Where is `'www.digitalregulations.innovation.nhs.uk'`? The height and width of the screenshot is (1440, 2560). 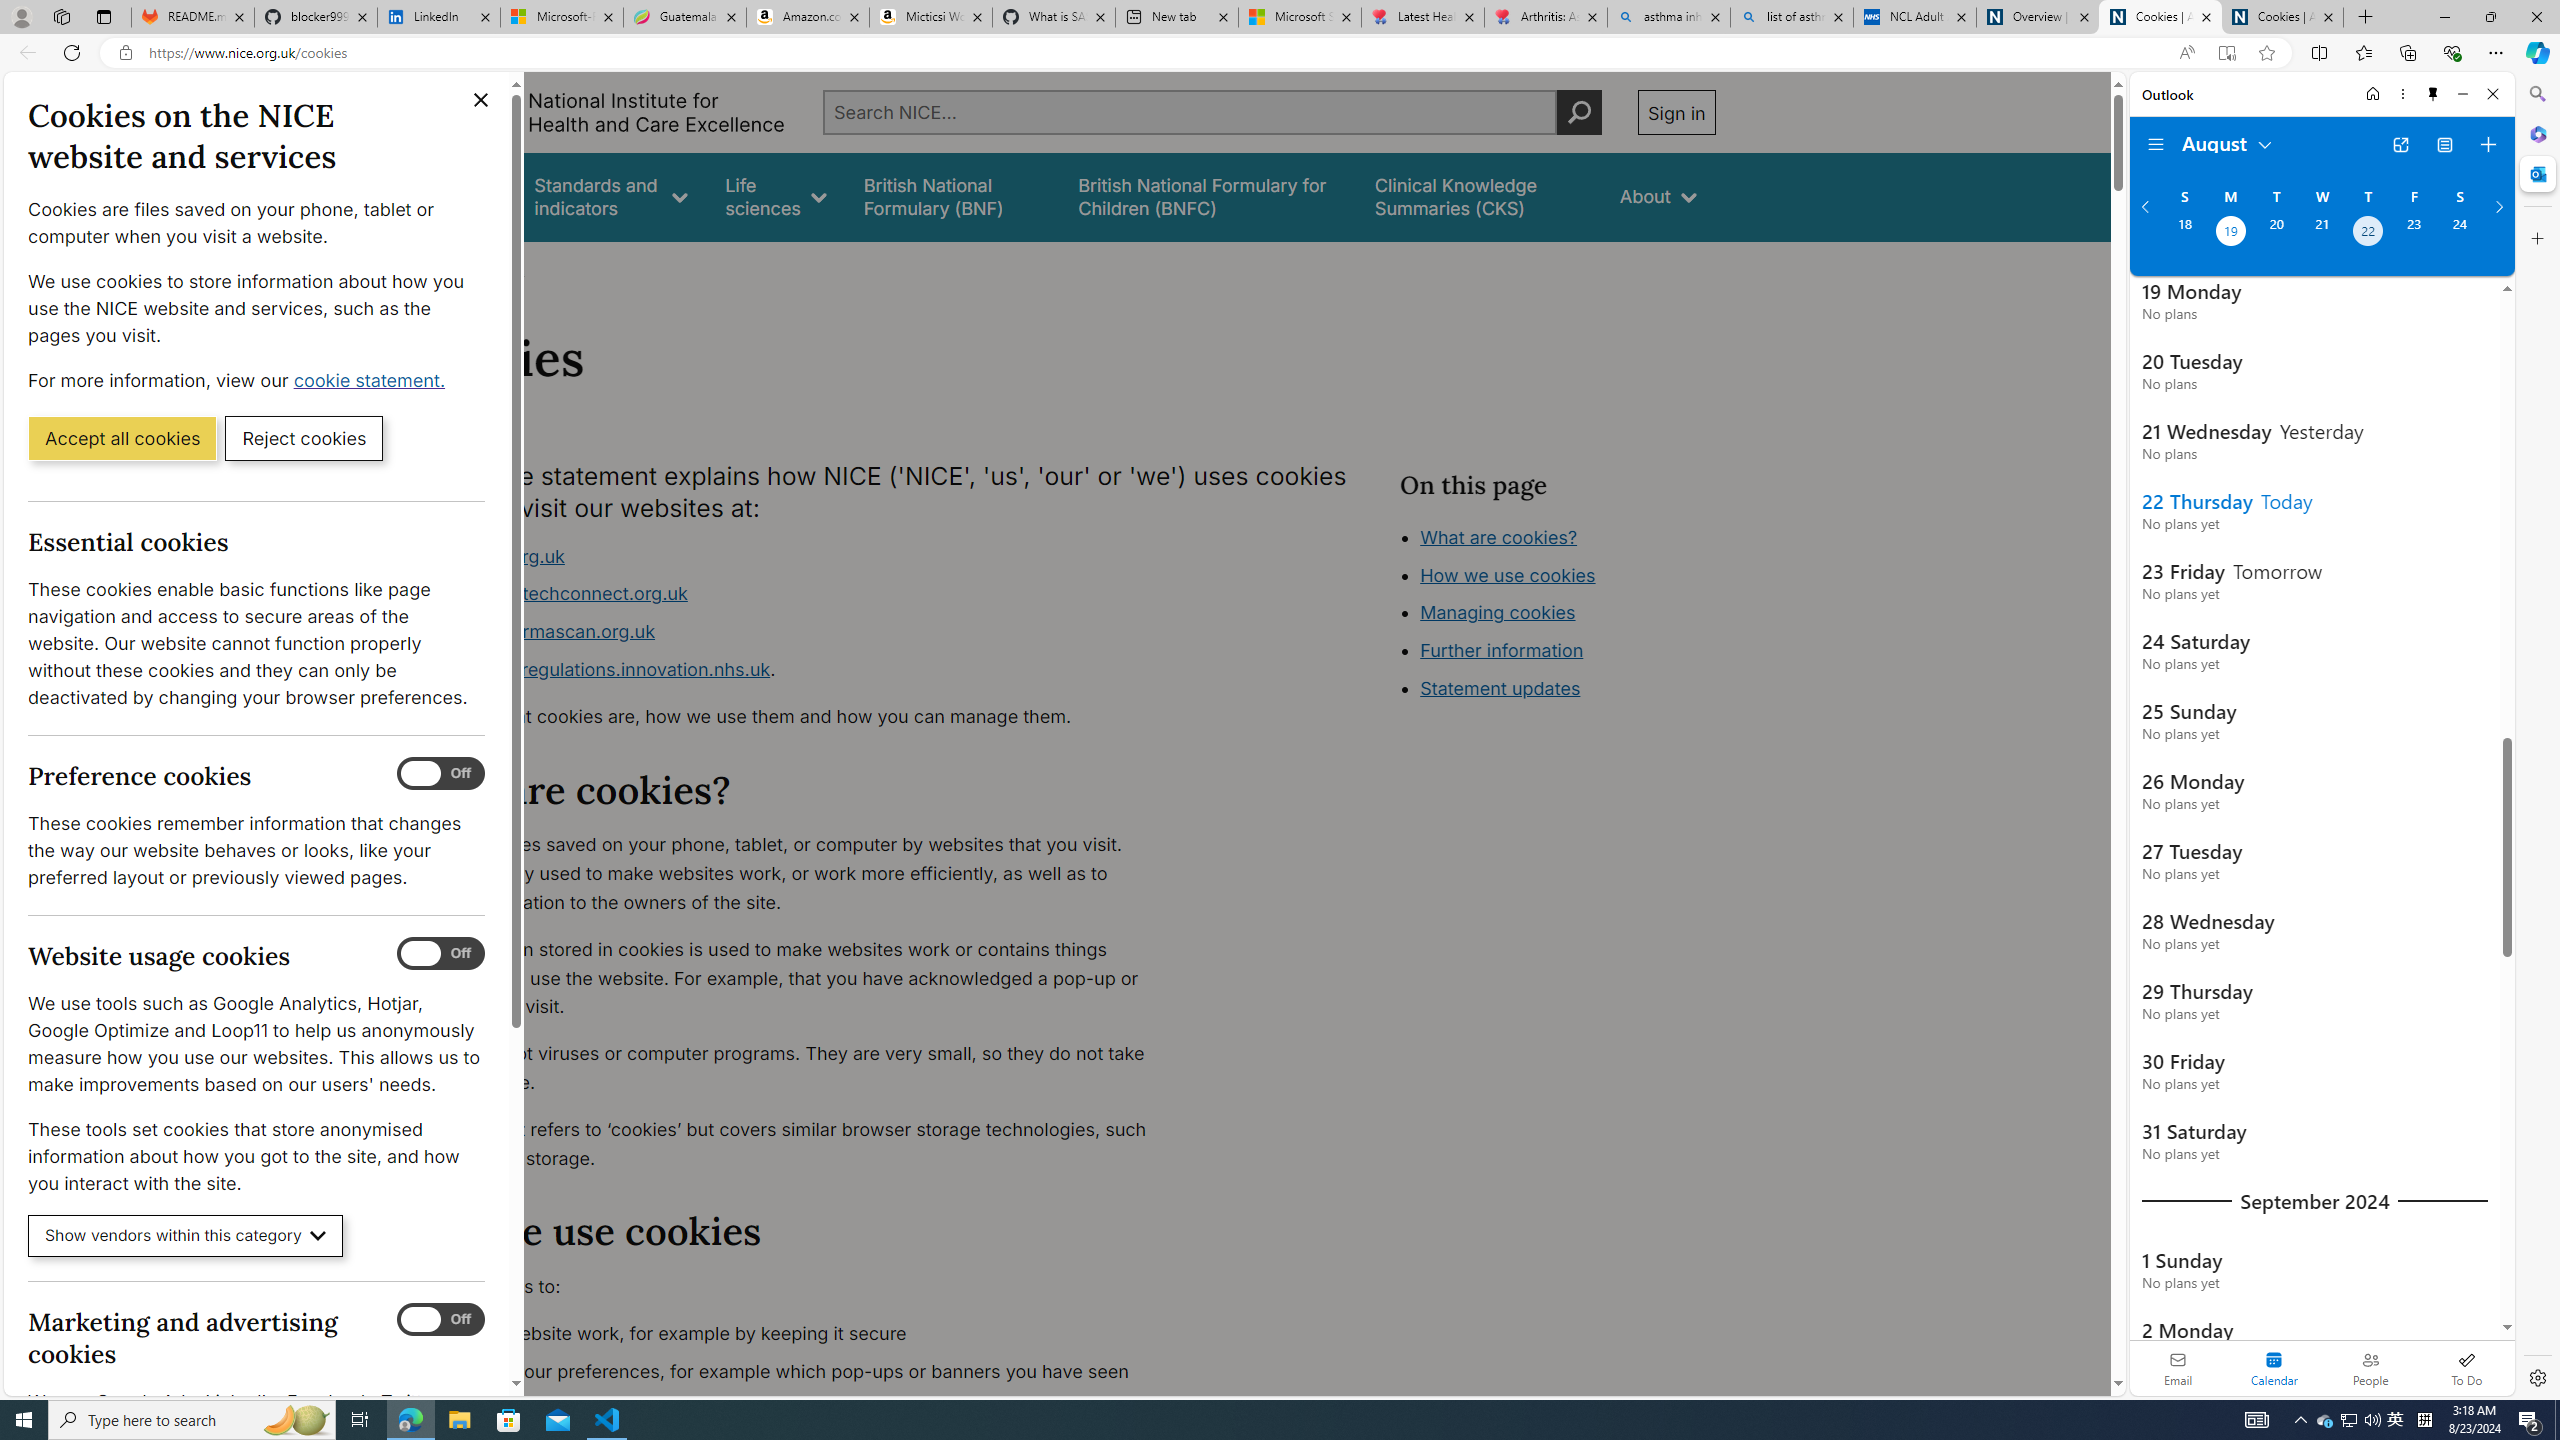 'www.digitalregulations.innovation.nhs.uk' is located at coordinates (595, 667).